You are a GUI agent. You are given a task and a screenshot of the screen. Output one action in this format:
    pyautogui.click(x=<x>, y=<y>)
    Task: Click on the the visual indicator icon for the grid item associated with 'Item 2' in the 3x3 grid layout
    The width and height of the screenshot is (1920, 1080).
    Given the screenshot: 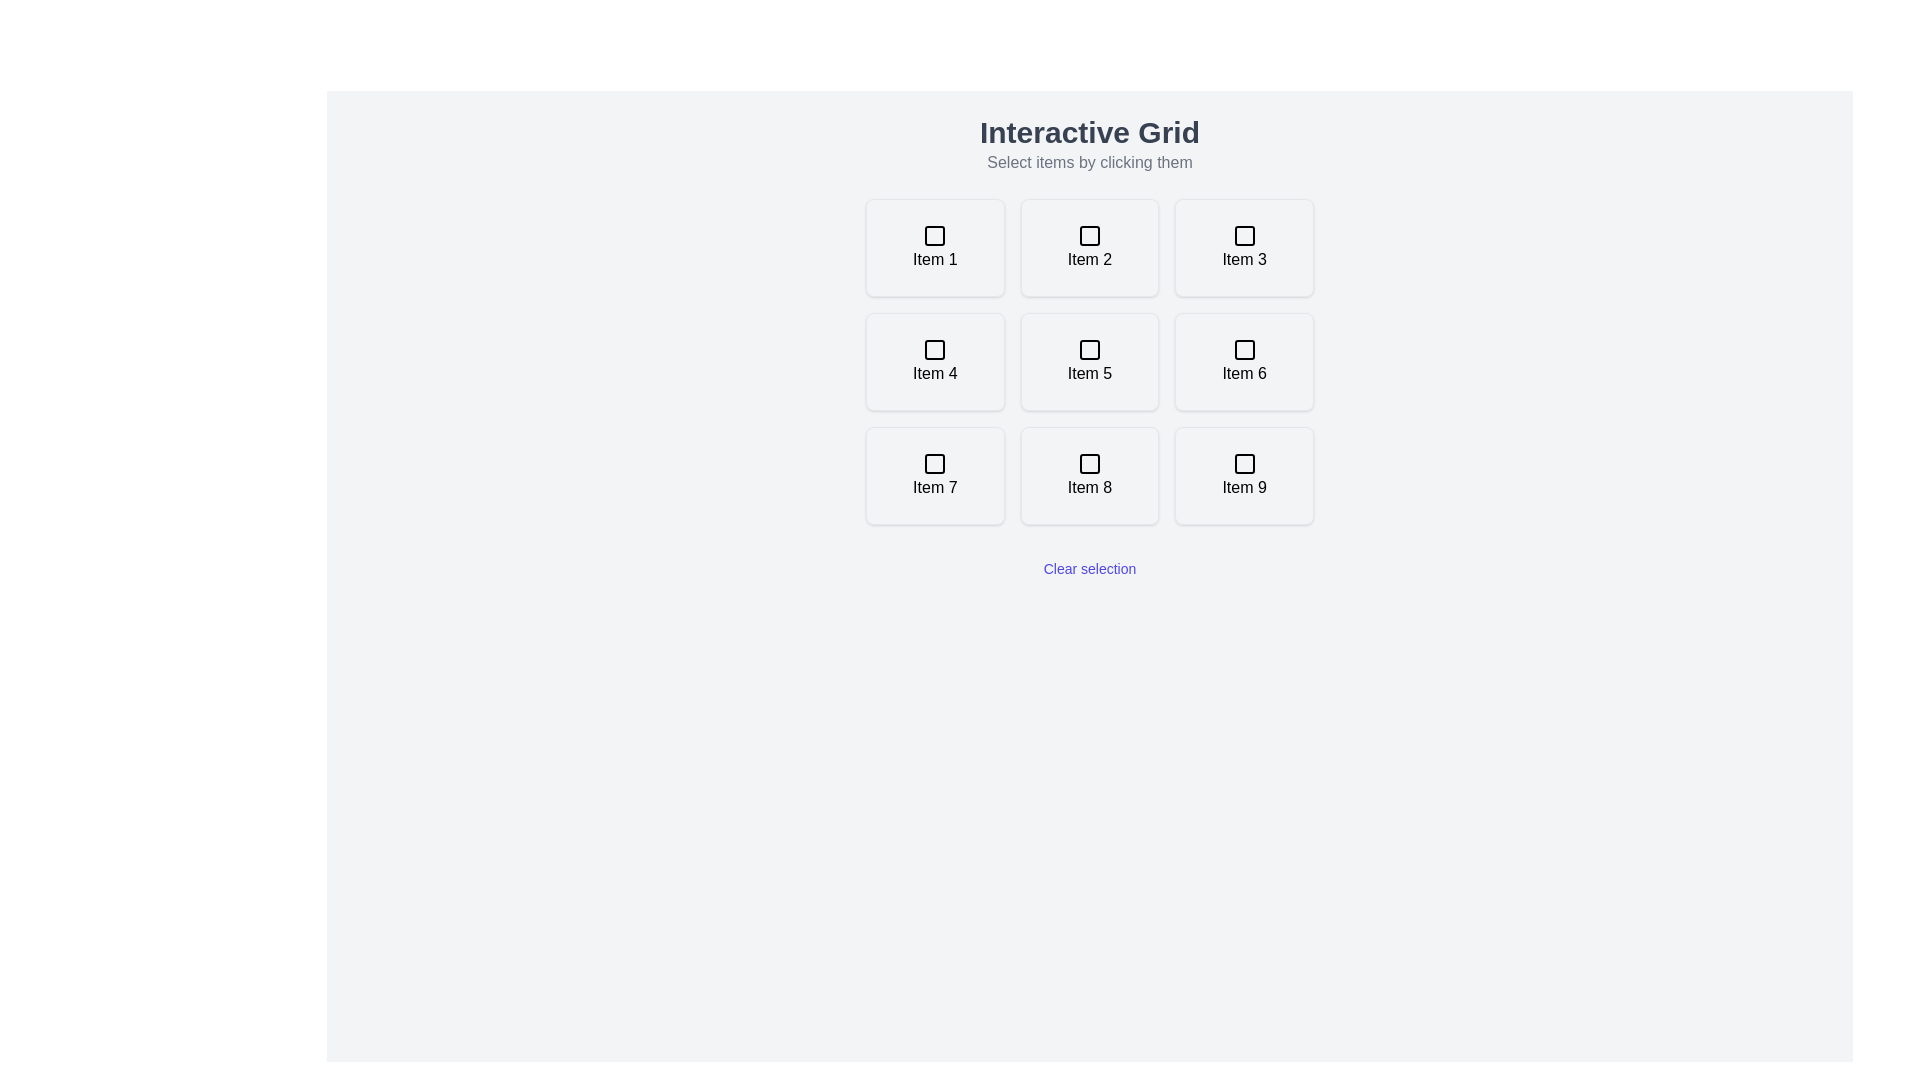 What is the action you would take?
    pyautogui.click(x=1088, y=234)
    